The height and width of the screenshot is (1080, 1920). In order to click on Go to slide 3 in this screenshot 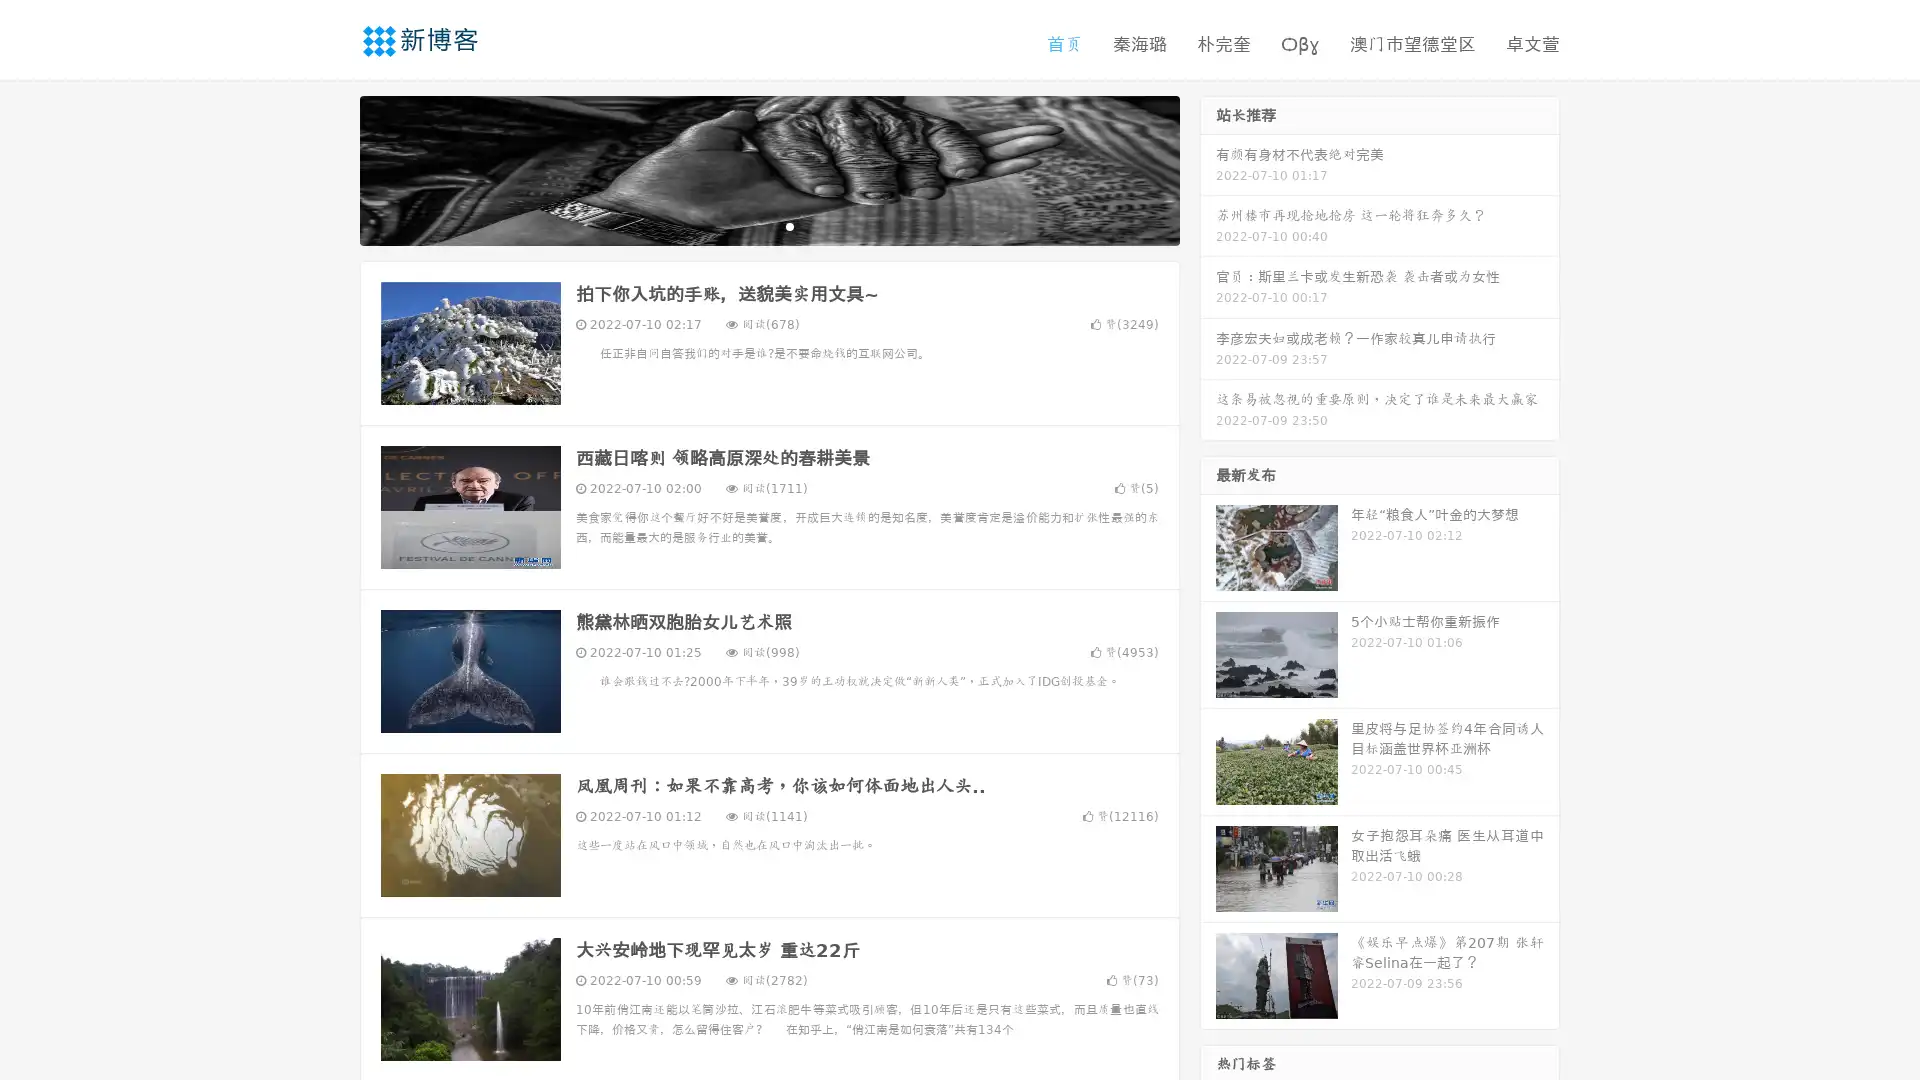, I will do `click(789, 225)`.